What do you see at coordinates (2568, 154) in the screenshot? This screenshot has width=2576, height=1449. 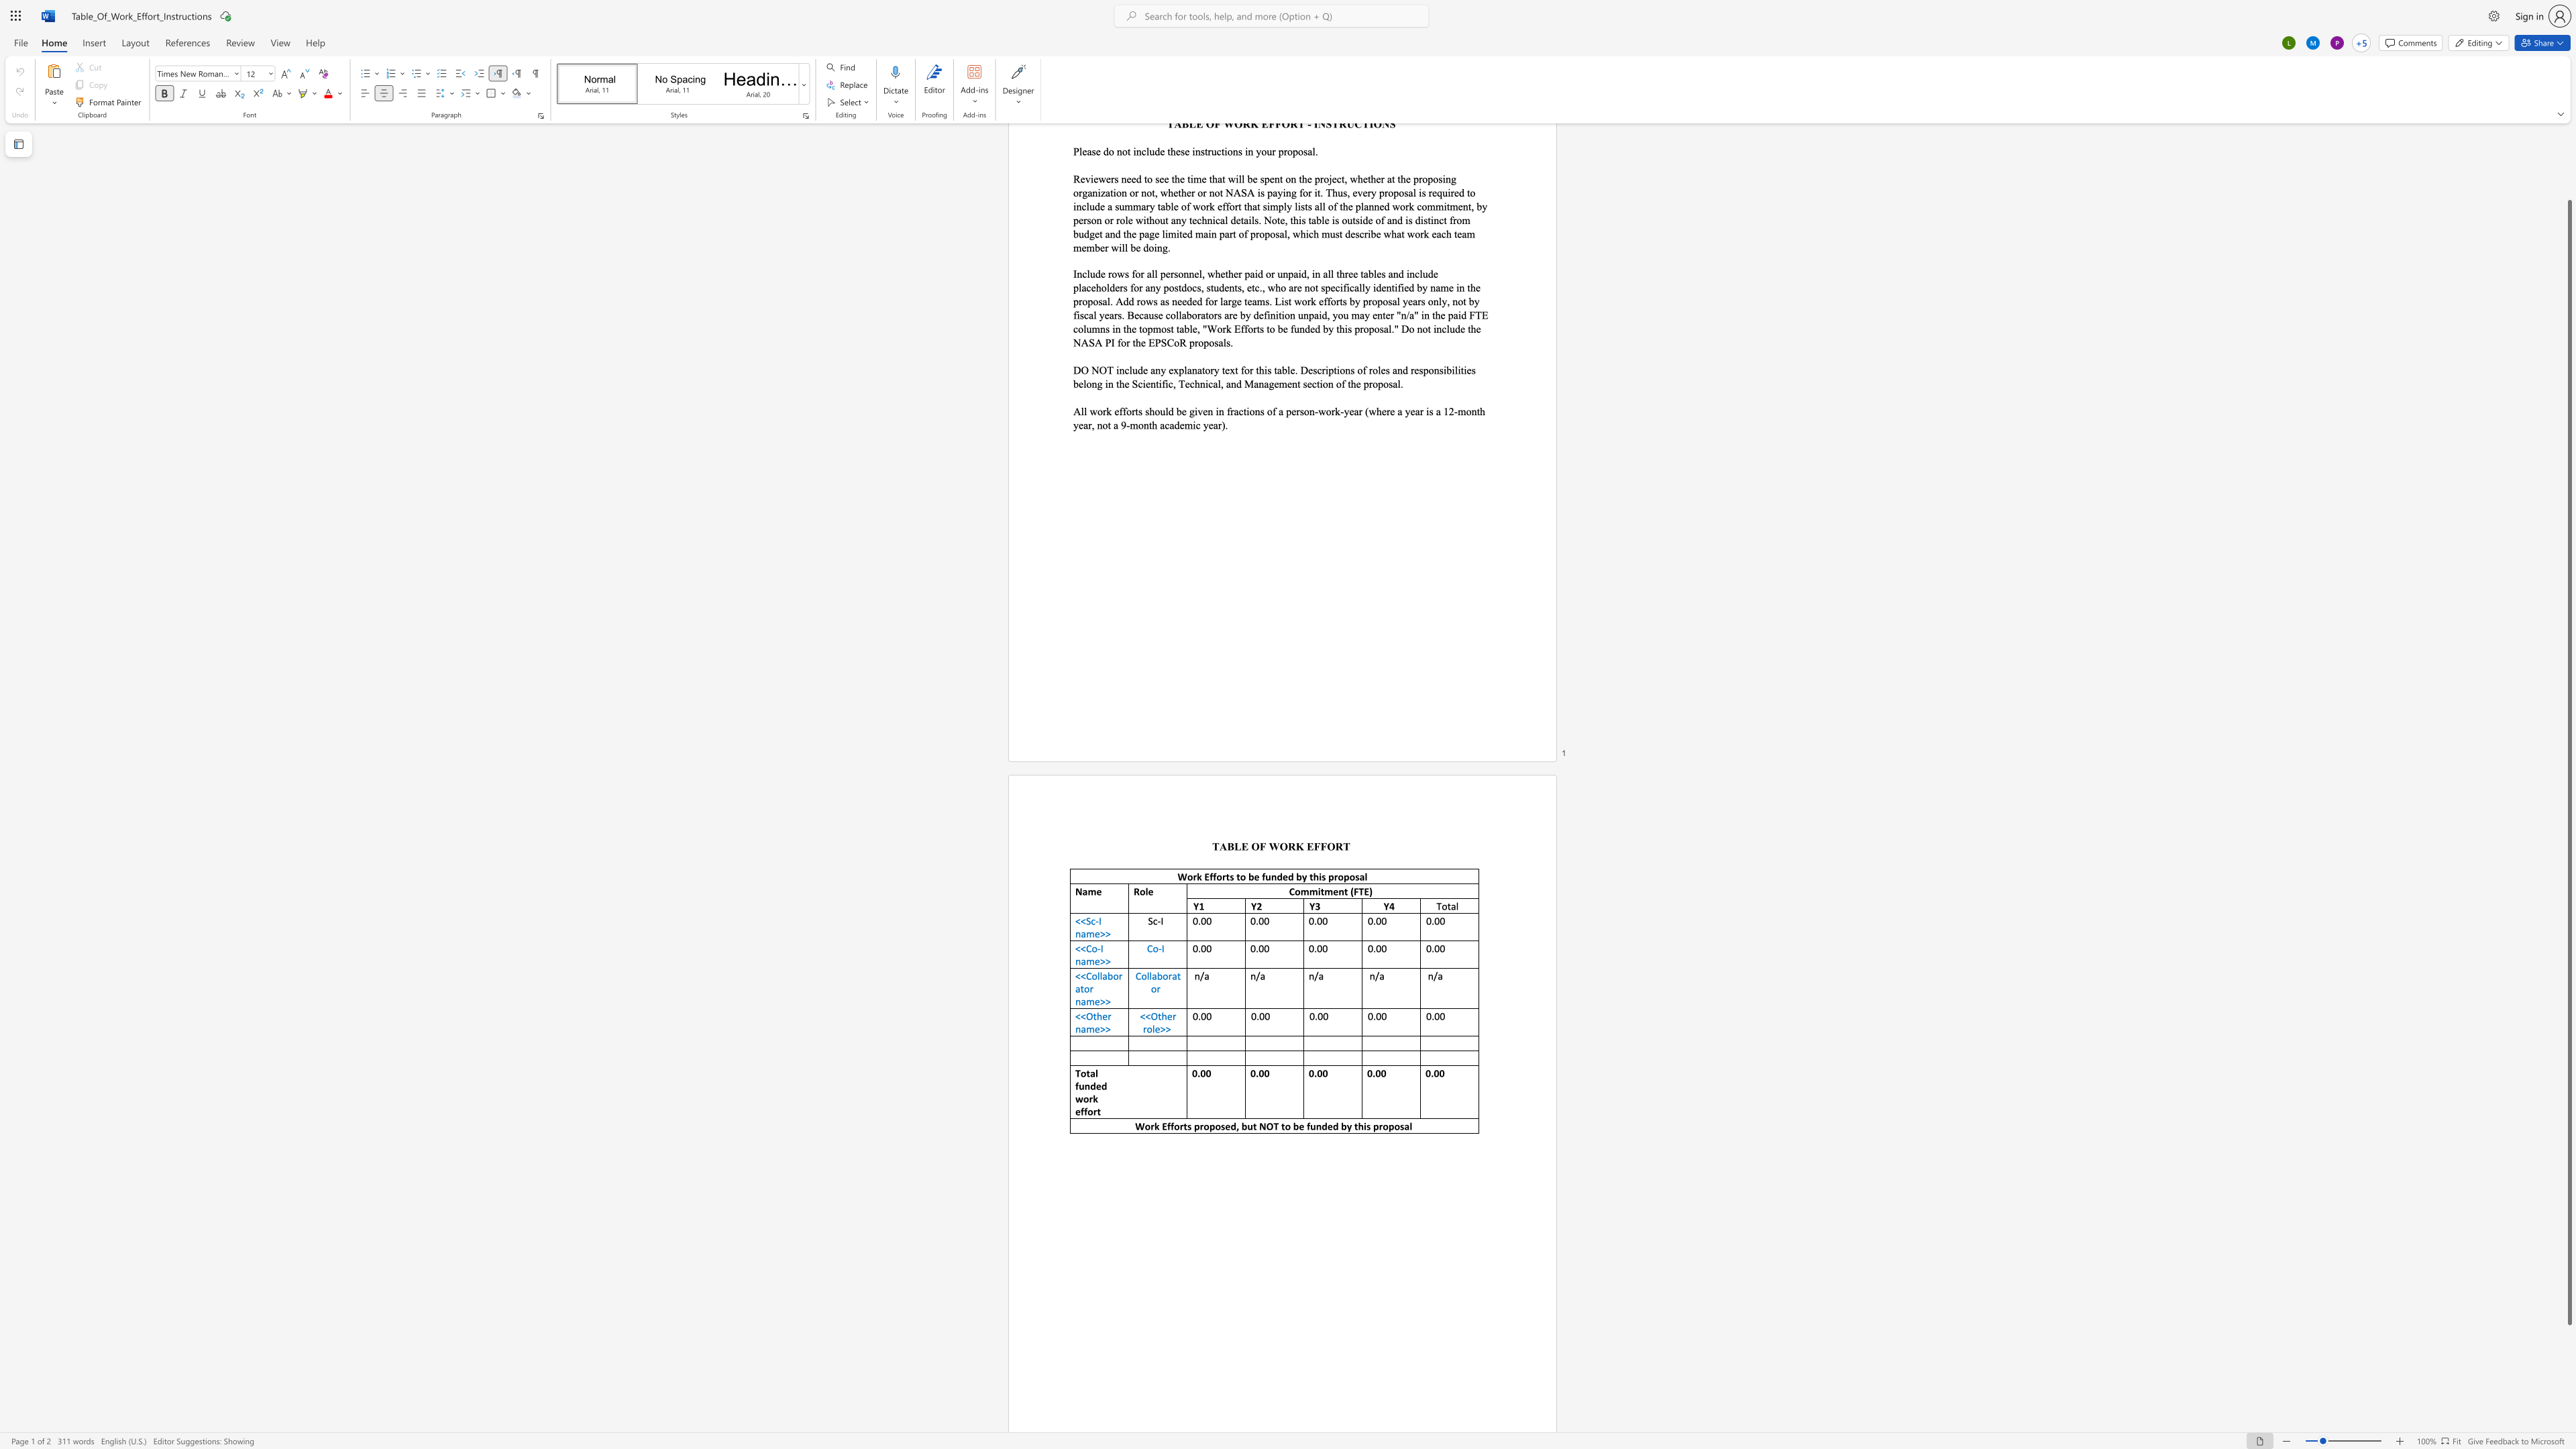 I see `the scrollbar to scroll the page up` at bounding box center [2568, 154].